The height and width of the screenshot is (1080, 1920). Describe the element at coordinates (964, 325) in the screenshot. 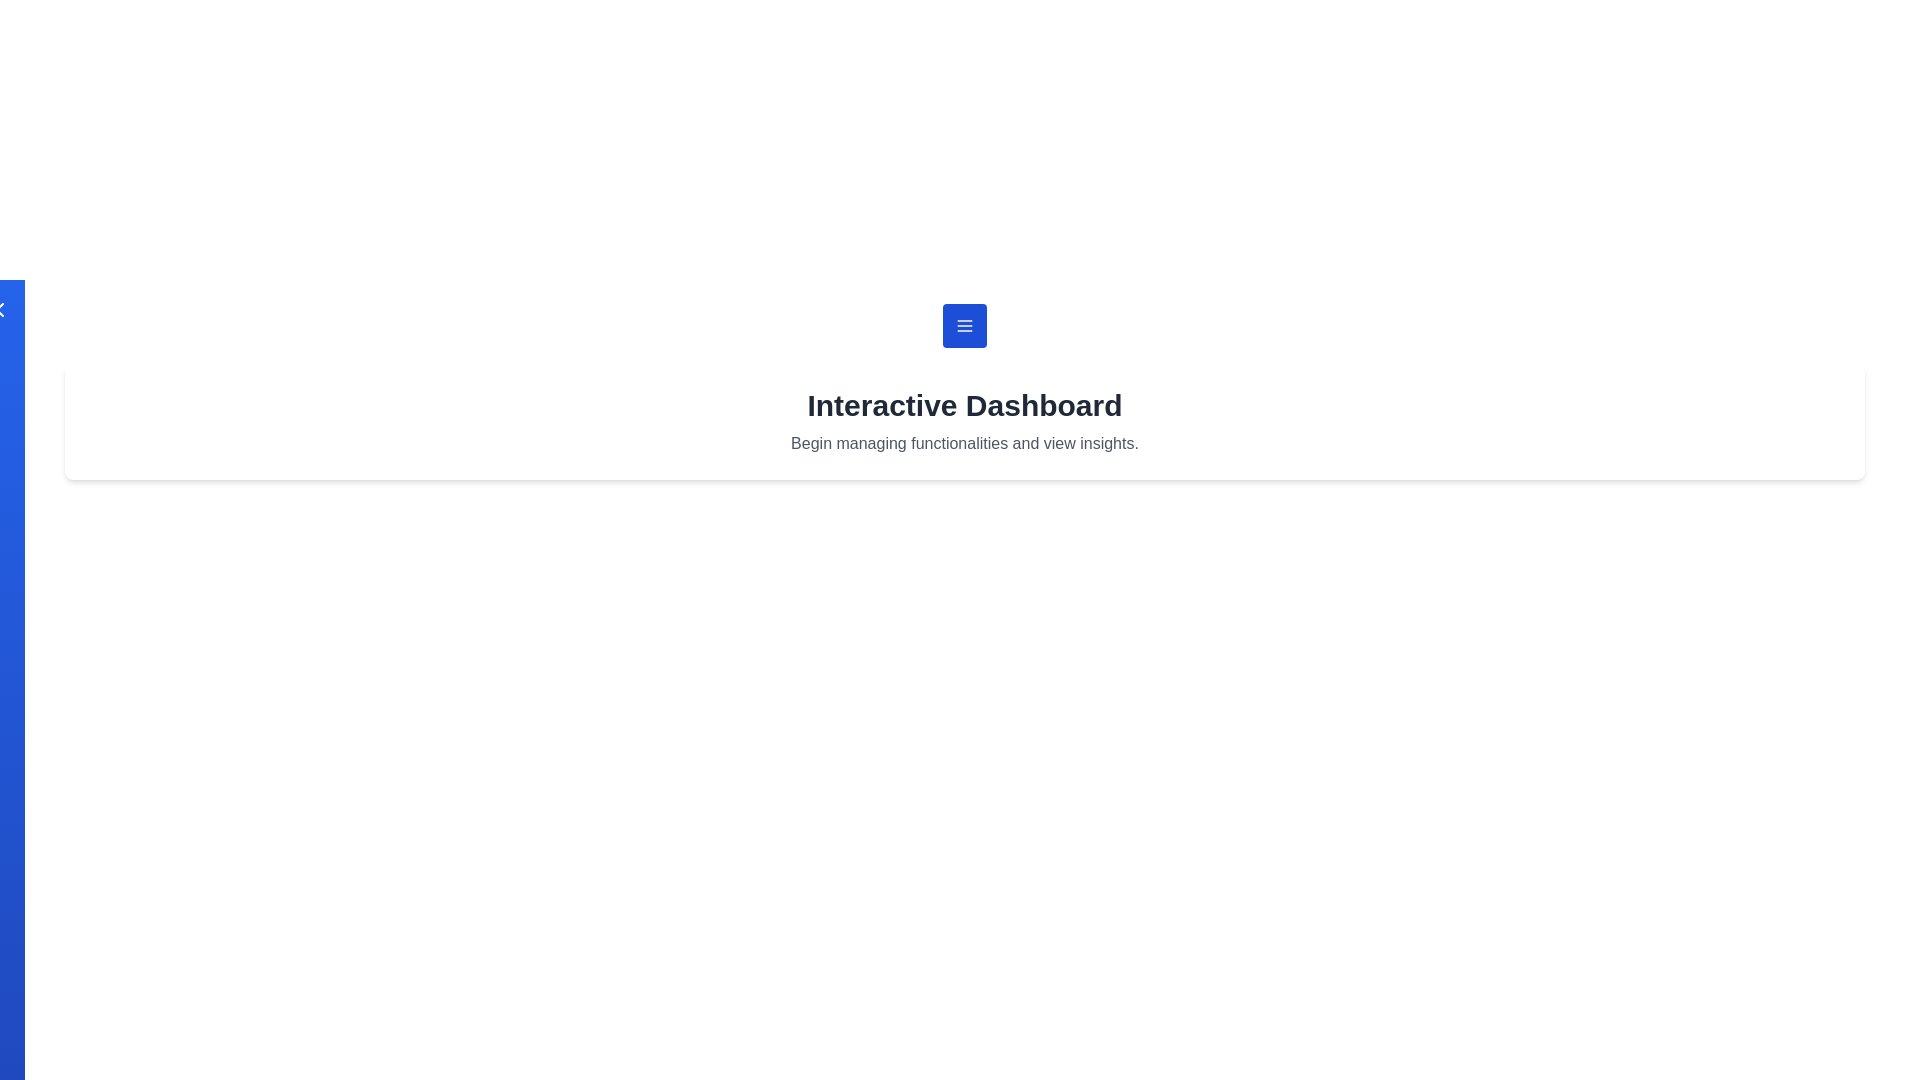

I see `the menu button to open the utility drawer` at that location.